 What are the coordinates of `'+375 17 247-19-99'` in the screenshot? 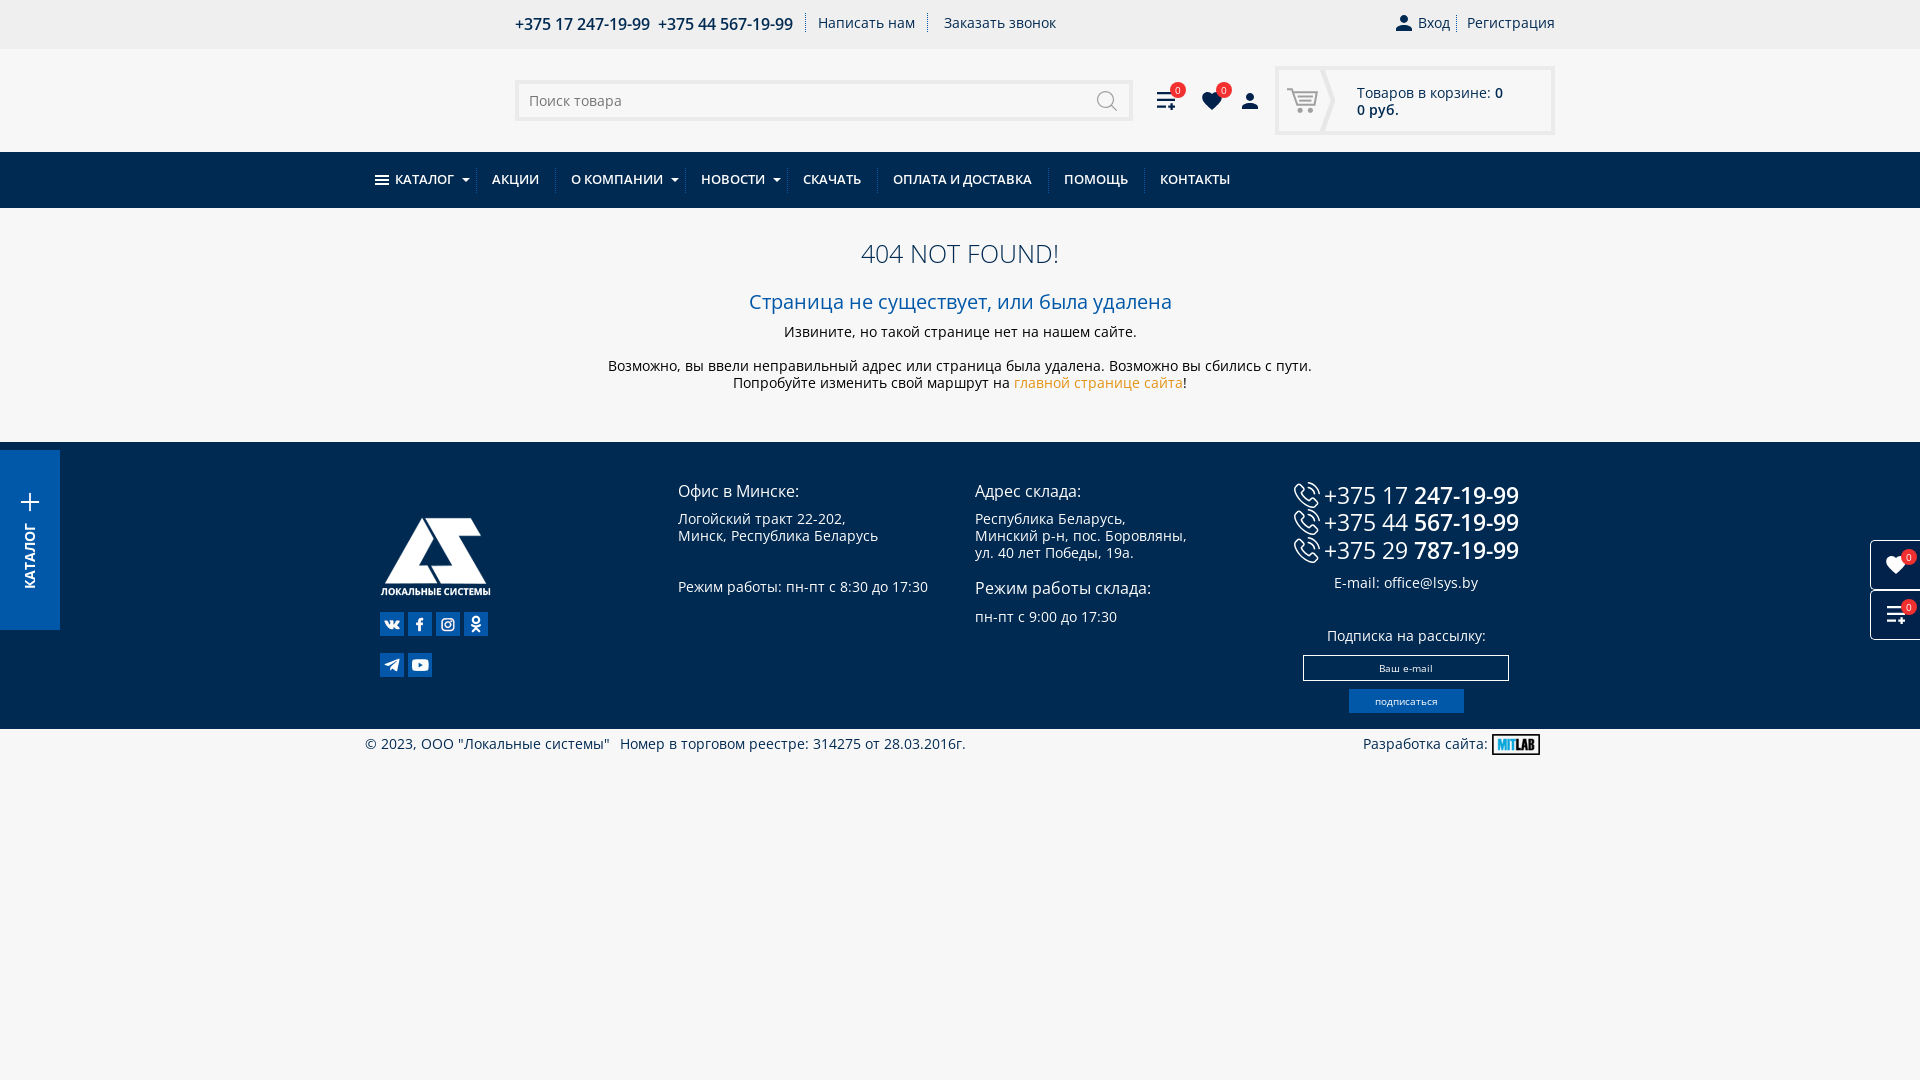 It's located at (581, 23).